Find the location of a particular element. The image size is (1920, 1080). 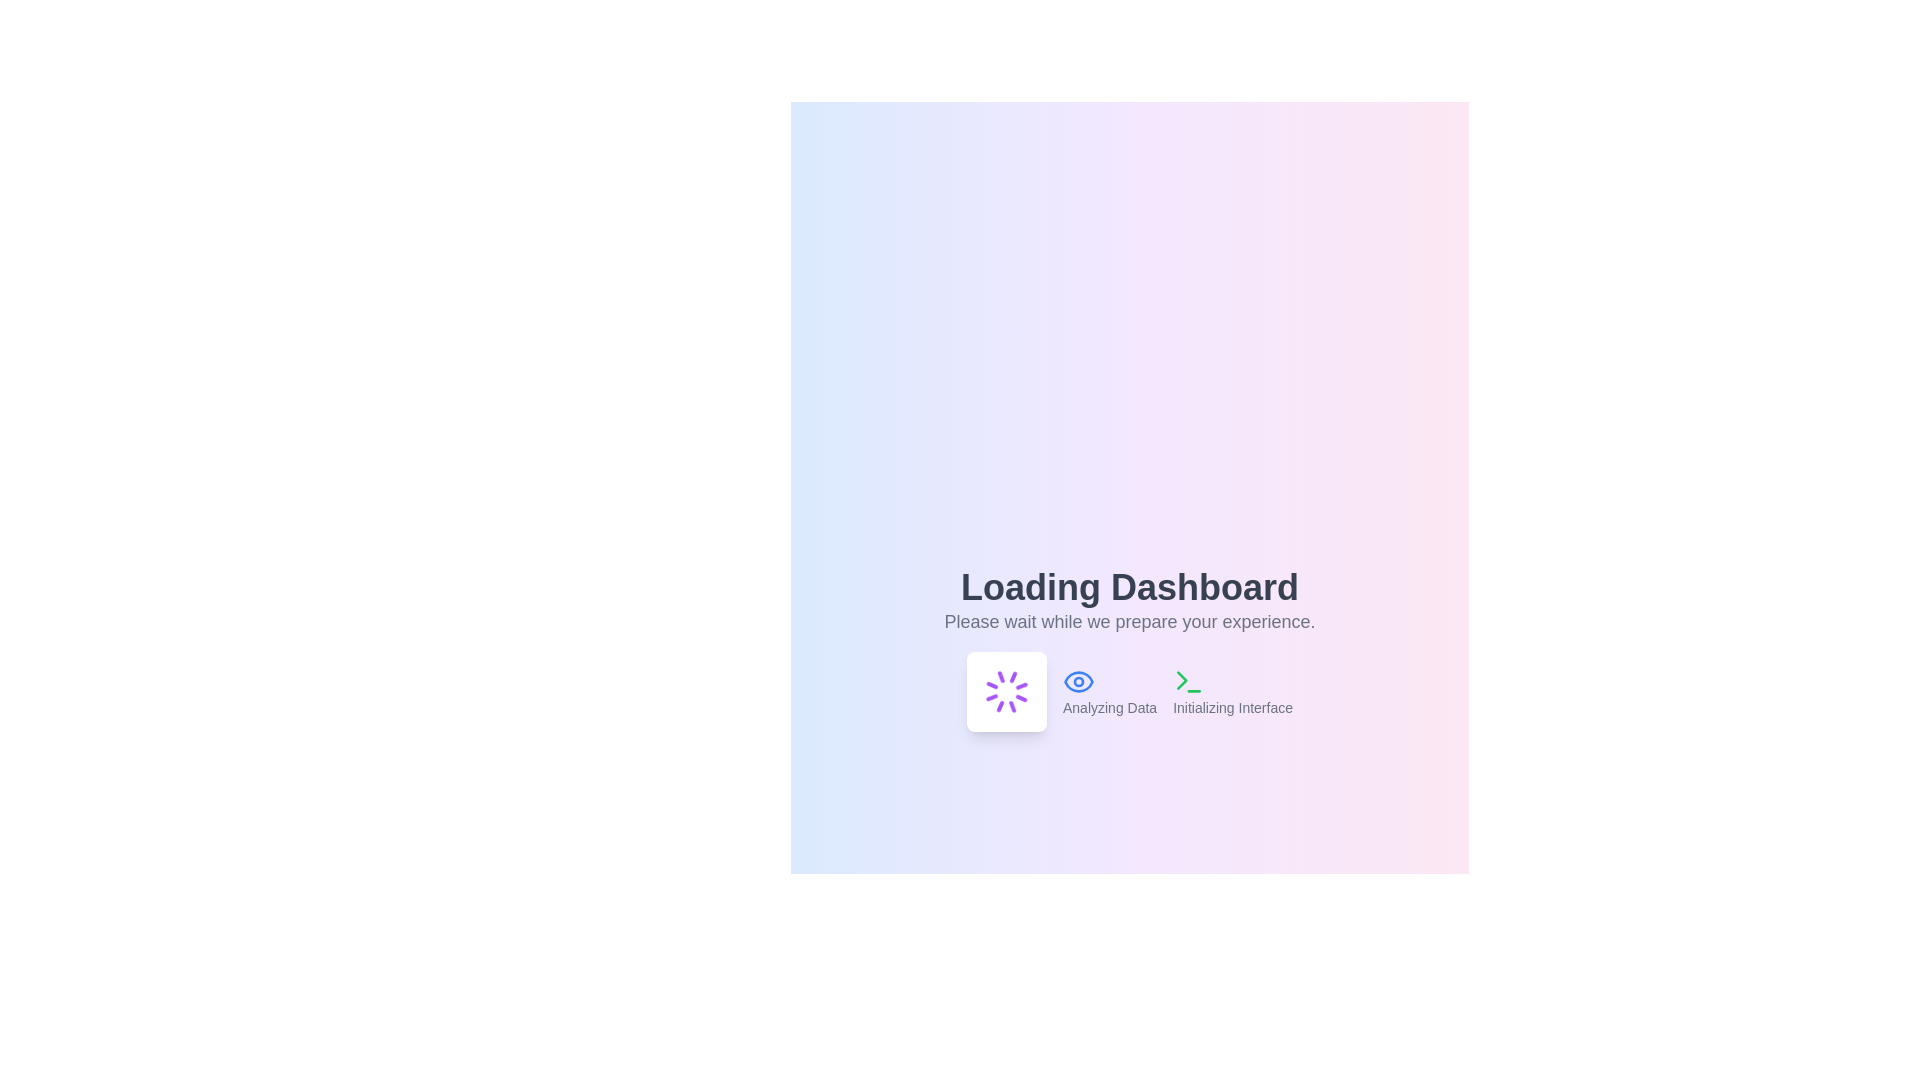

the text label reading 'Analyzing Data' is located at coordinates (1109, 707).